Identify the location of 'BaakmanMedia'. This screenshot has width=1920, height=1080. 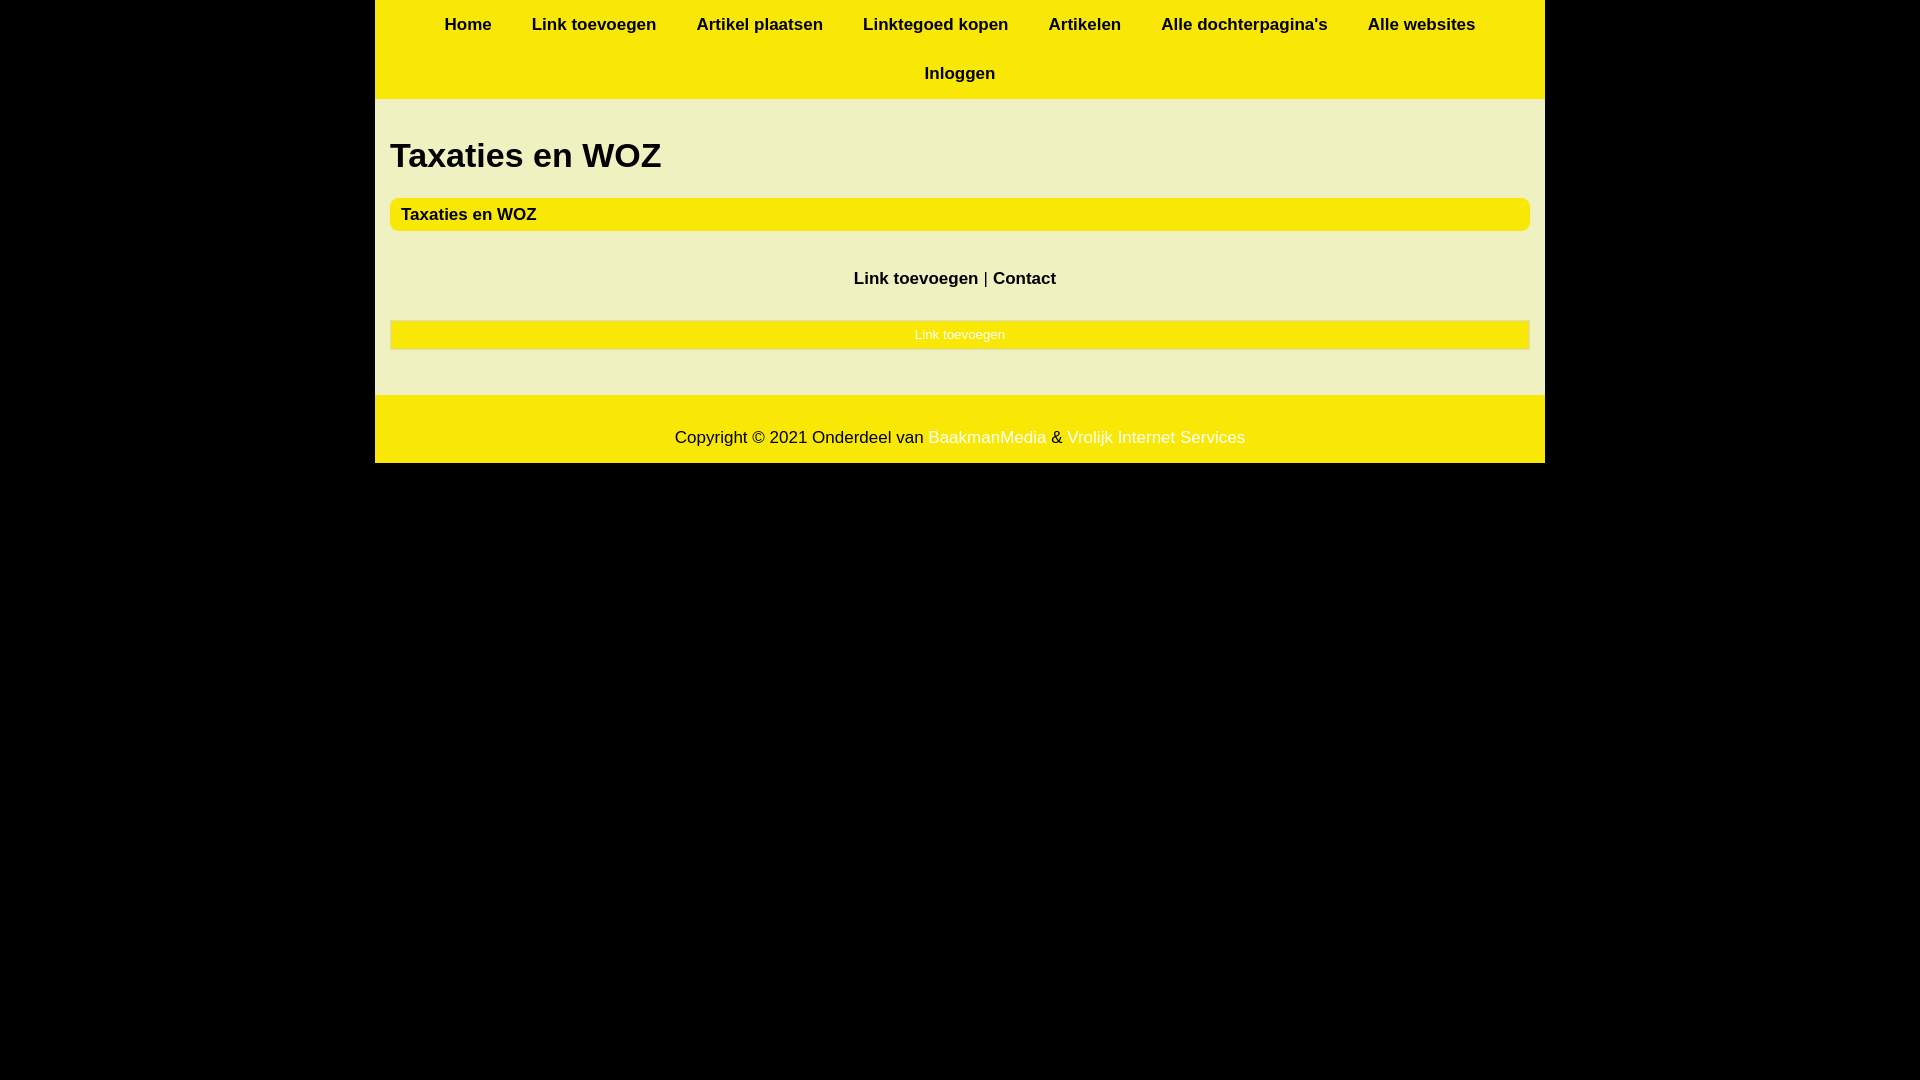
(926, 436).